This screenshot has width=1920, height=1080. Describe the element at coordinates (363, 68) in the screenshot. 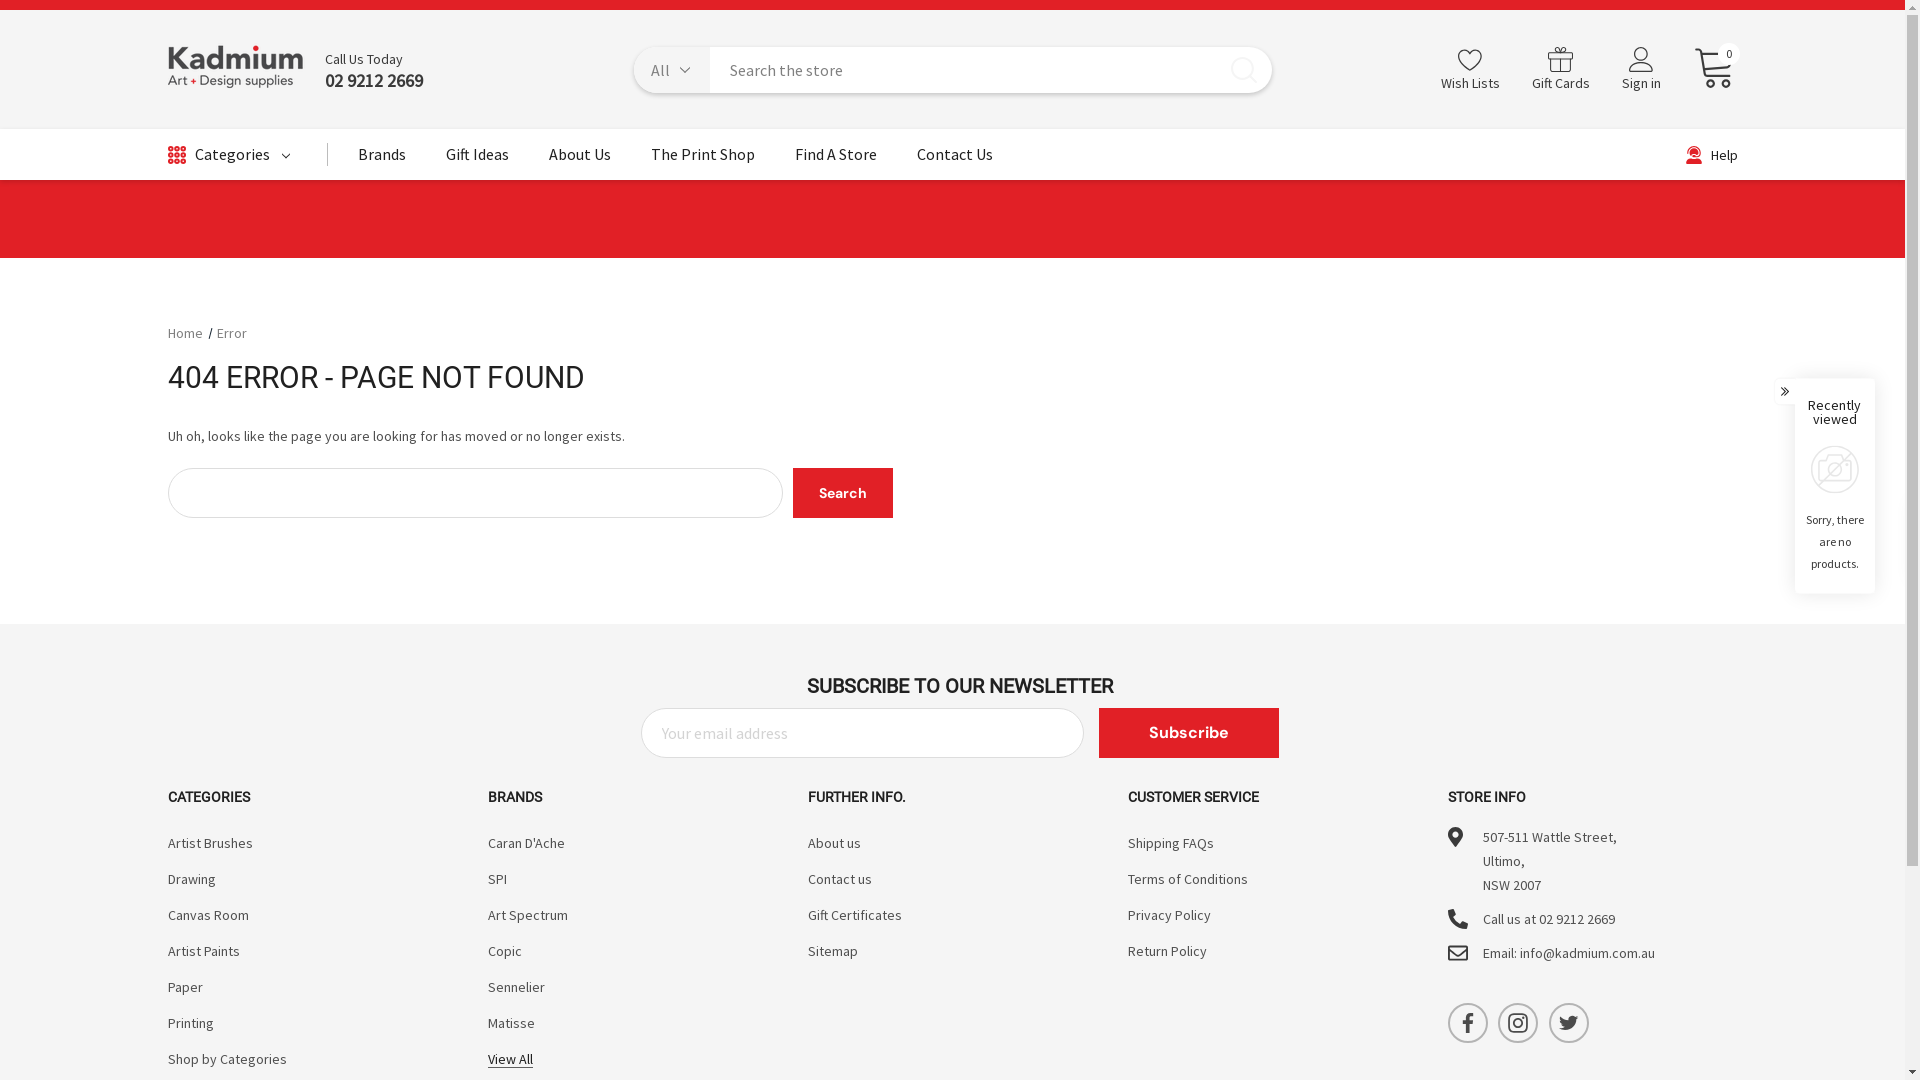

I see `'Call Us Today` at that location.